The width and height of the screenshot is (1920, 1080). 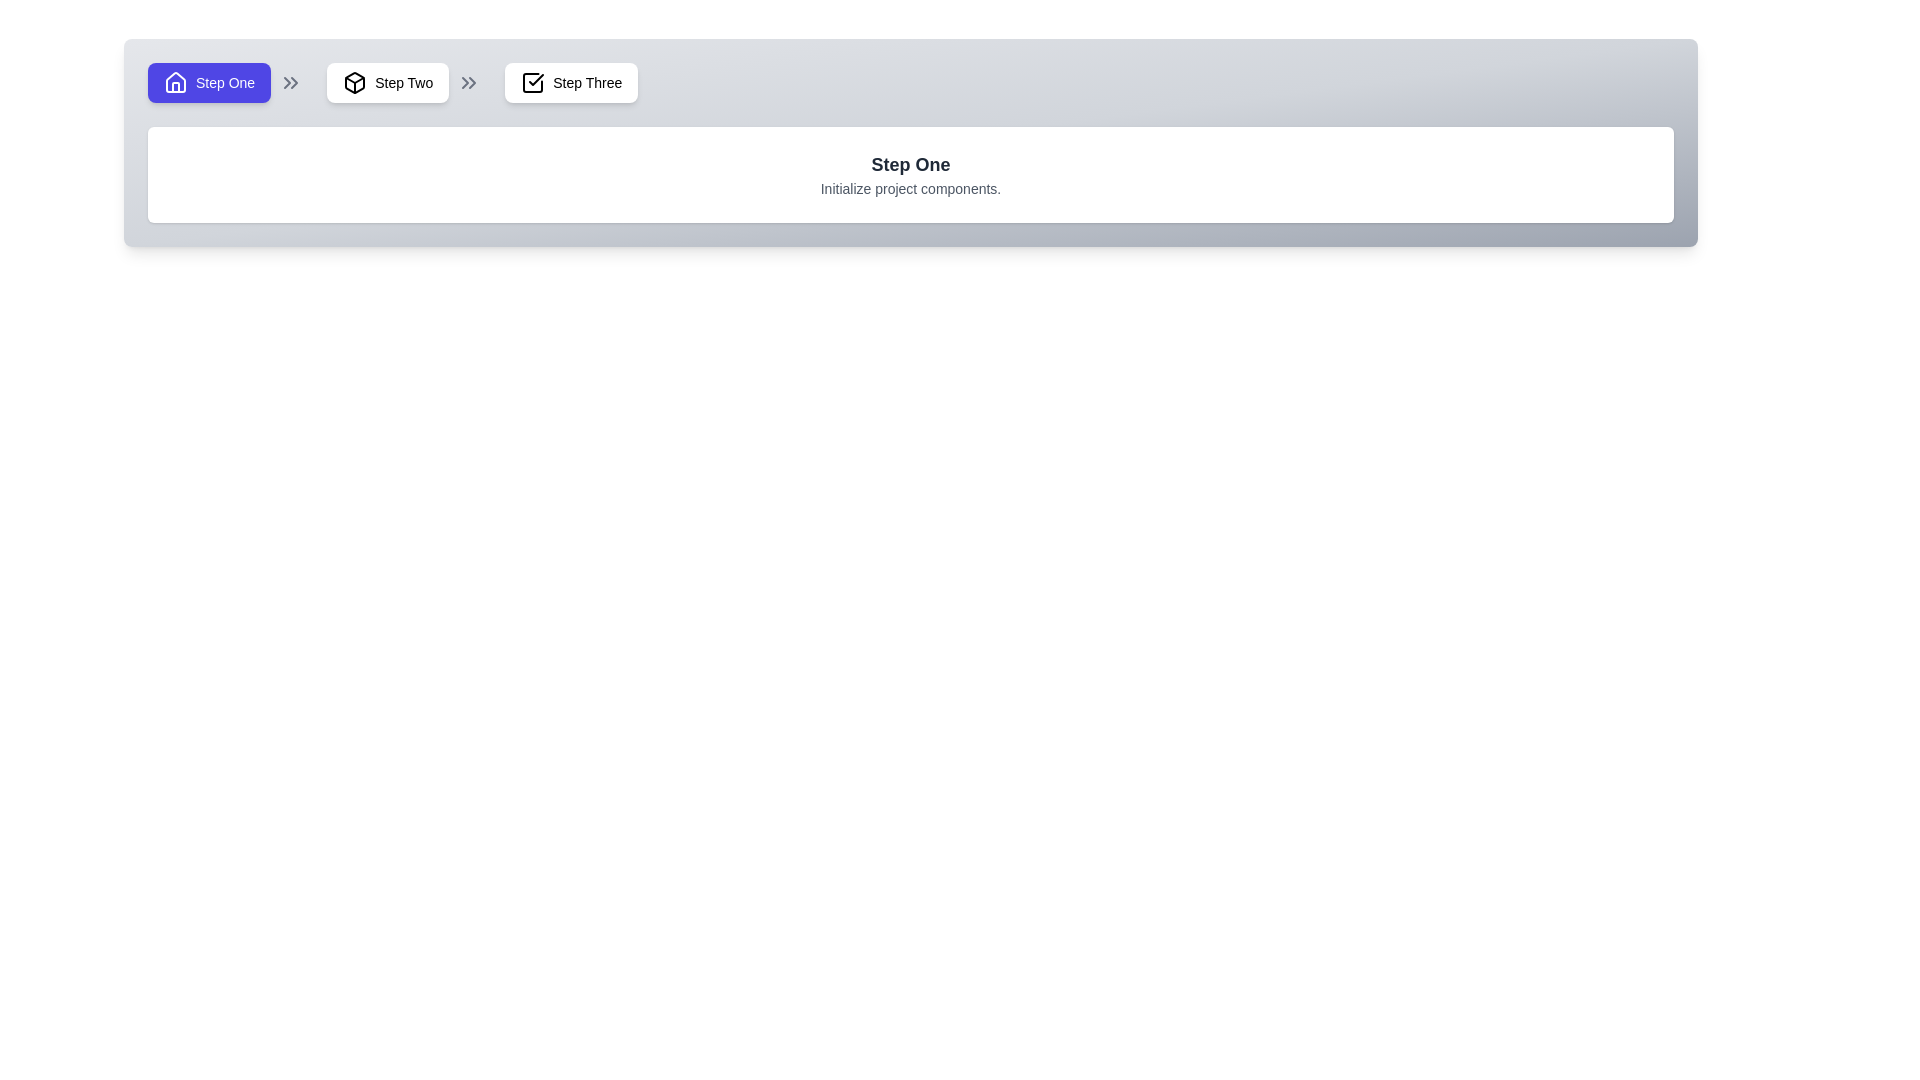 What do you see at coordinates (229, 82) in the screenshot?
I see `the 'Step One' button, which has a blue background, rounded corners, and white text` at bounding box center [229, 82].